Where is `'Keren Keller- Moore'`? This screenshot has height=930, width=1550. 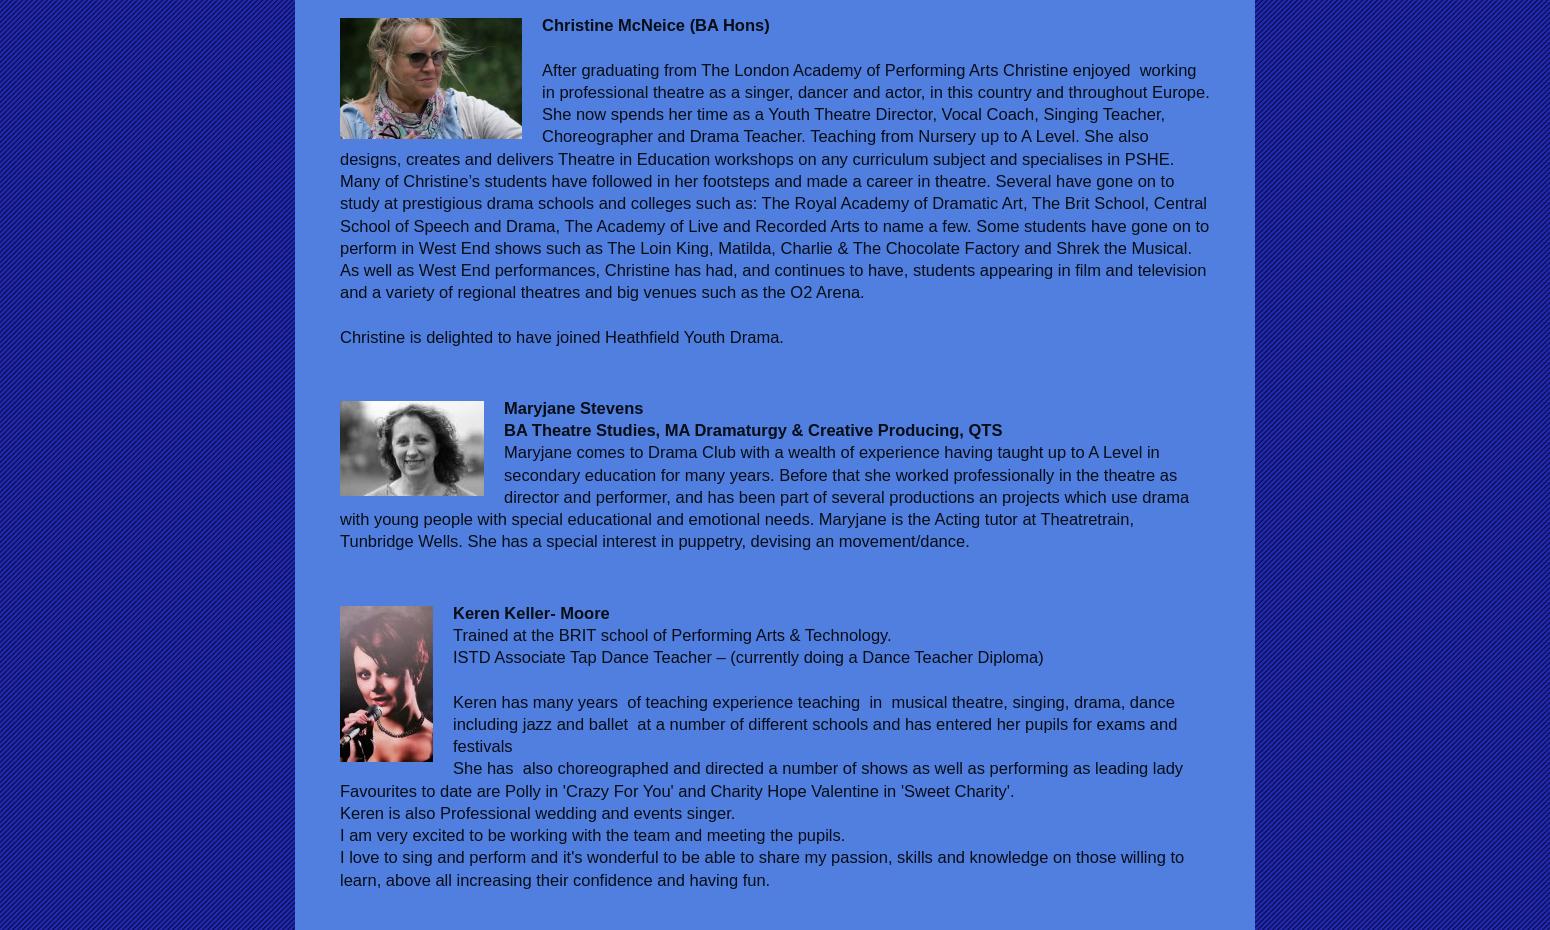
'Keren Keller- Moore' is located at coordinates (530, 612).